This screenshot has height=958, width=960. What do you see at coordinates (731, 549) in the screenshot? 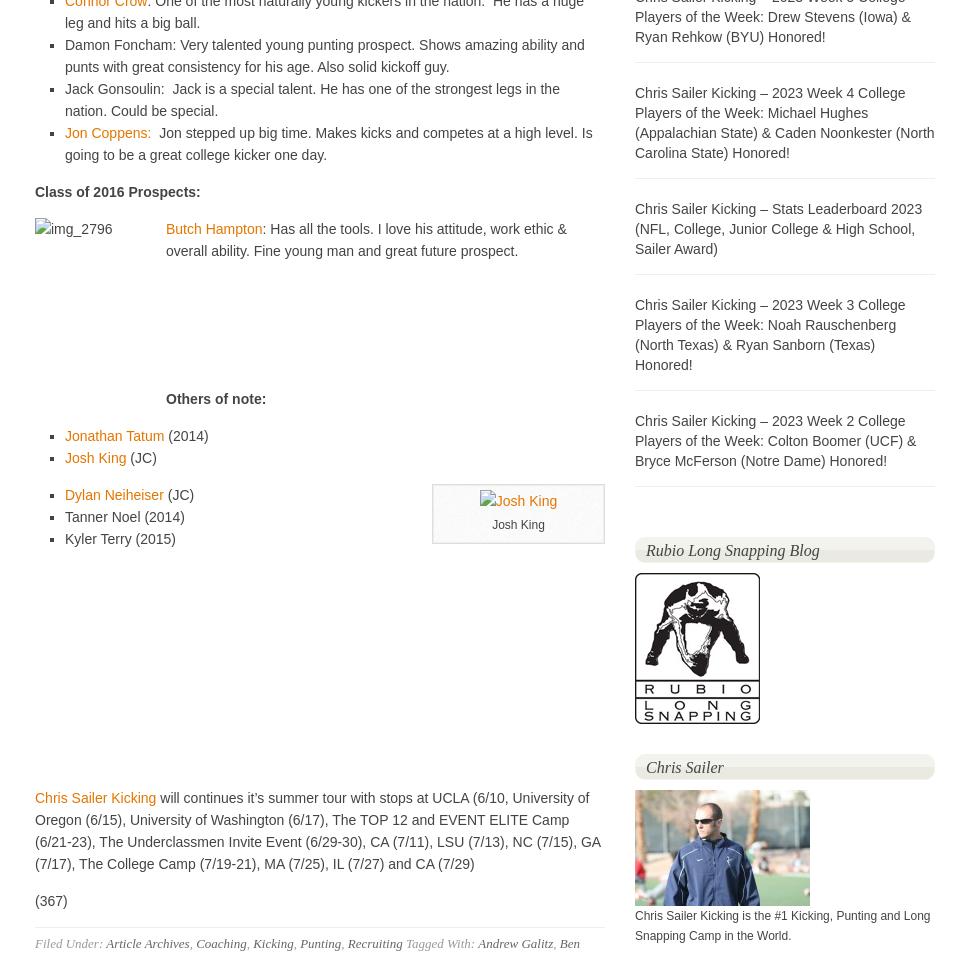
I see `'Rubio Long Snapping Blog'` at bounding box center [731, 549].